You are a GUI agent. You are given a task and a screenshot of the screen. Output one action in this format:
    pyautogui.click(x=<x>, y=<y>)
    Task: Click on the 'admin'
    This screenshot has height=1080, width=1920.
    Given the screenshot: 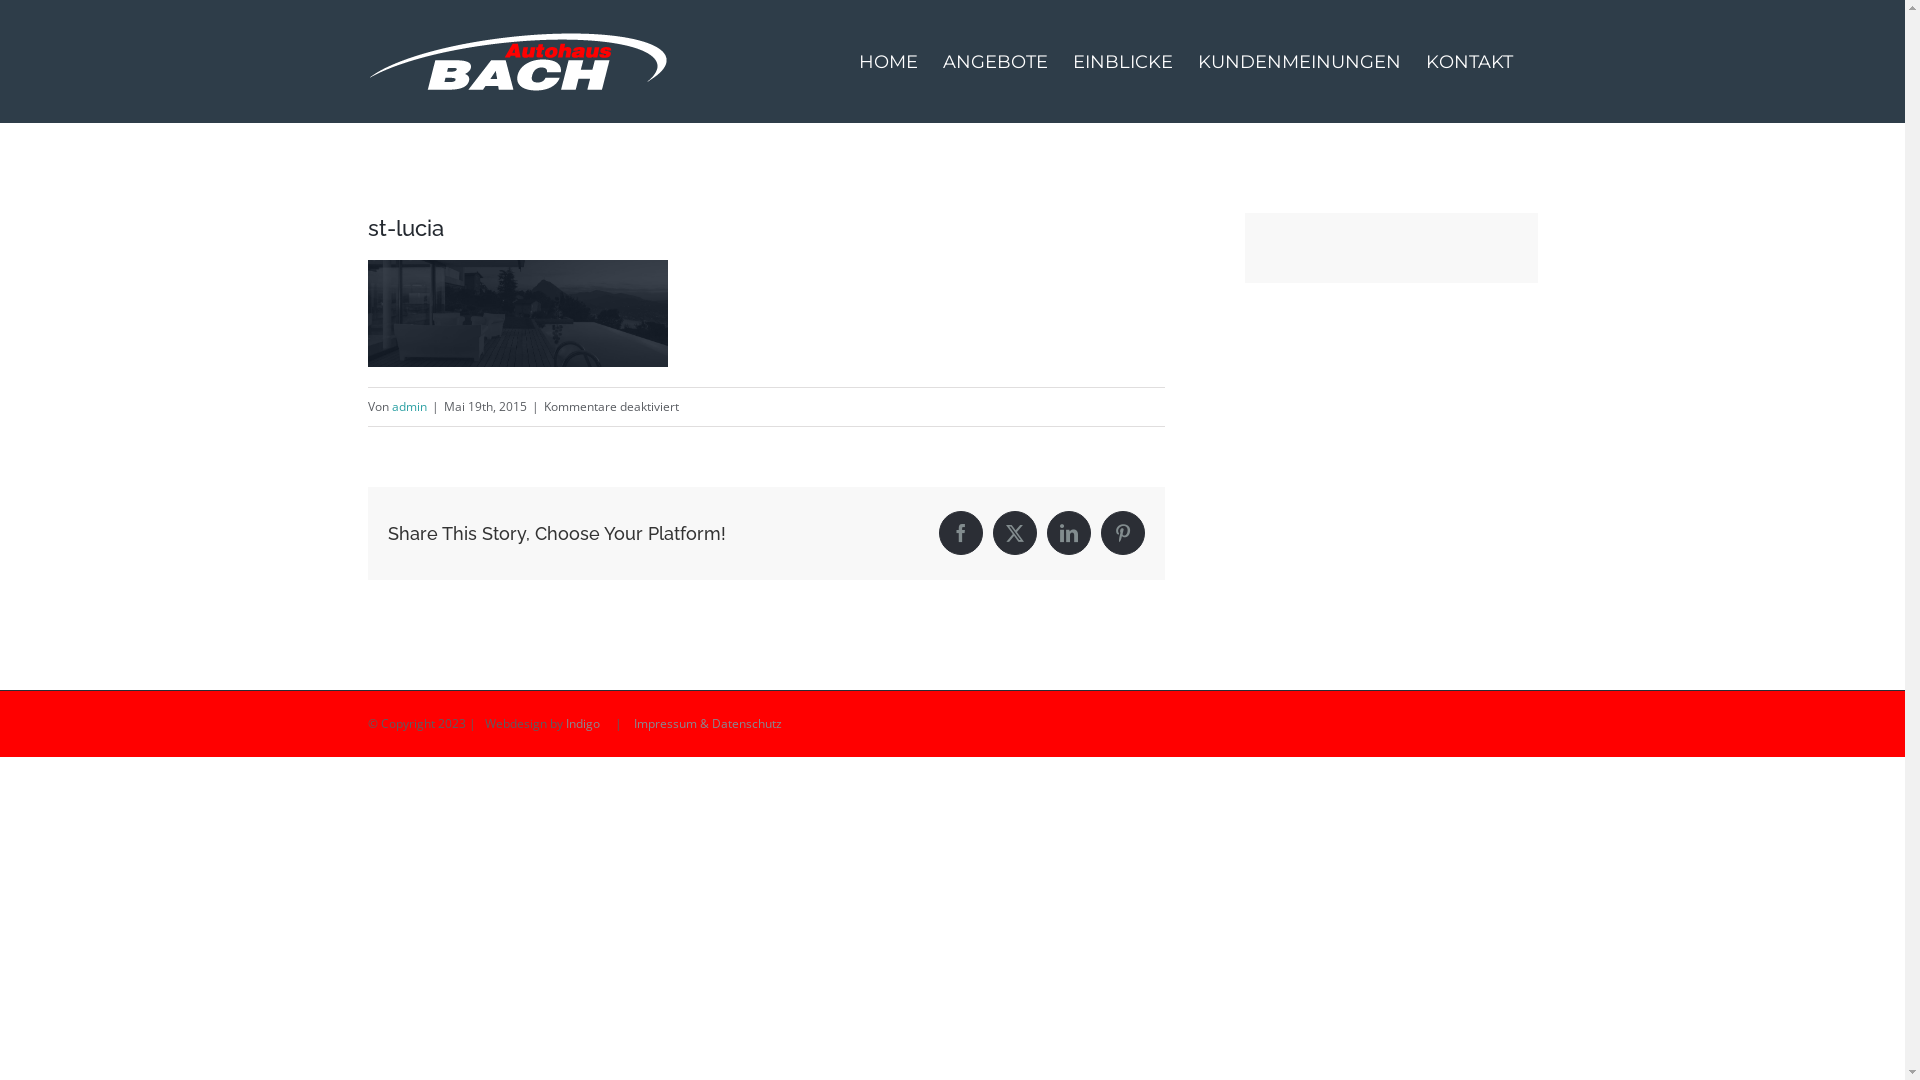 What is the action you would take?
    pyautogui.click(x=408, y=405)
    